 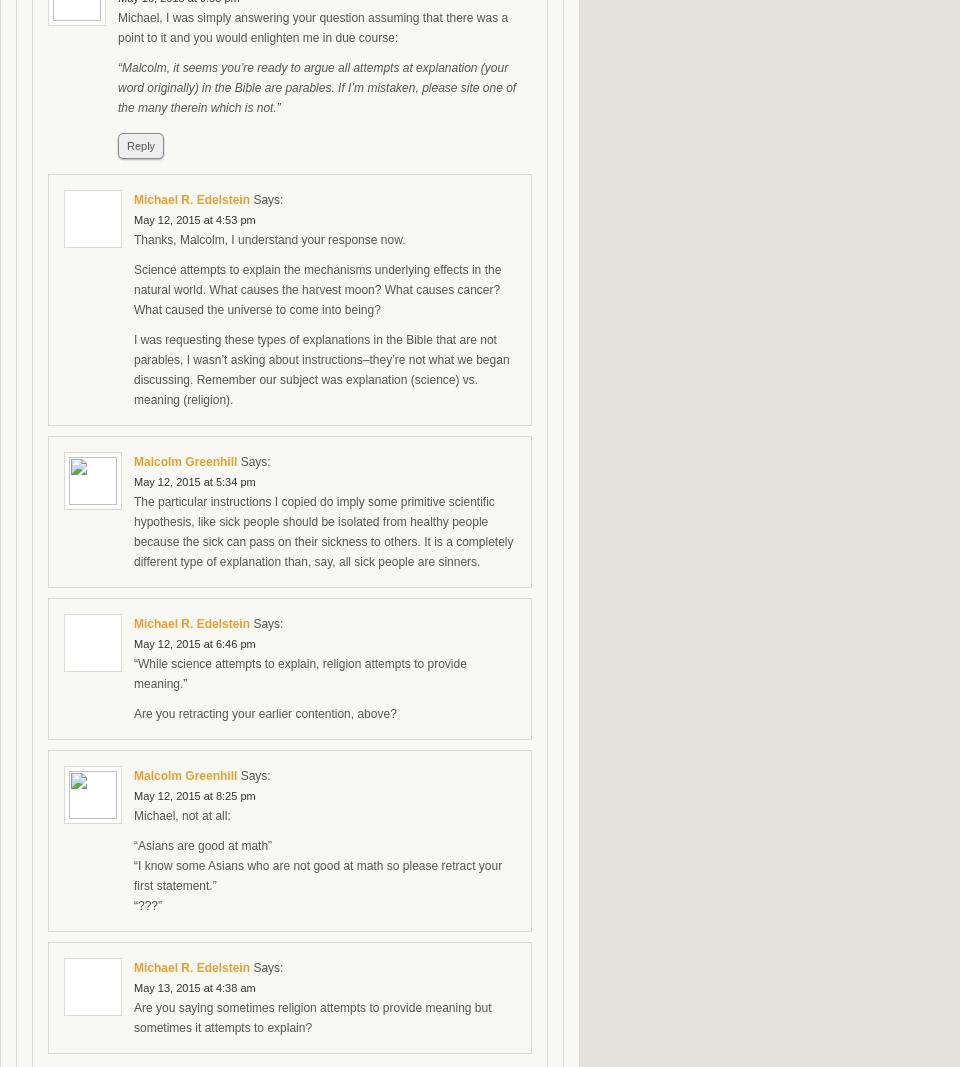 I want to click on 'May 12, 2015 at 4:53 pm', so click(x=194, y=220).